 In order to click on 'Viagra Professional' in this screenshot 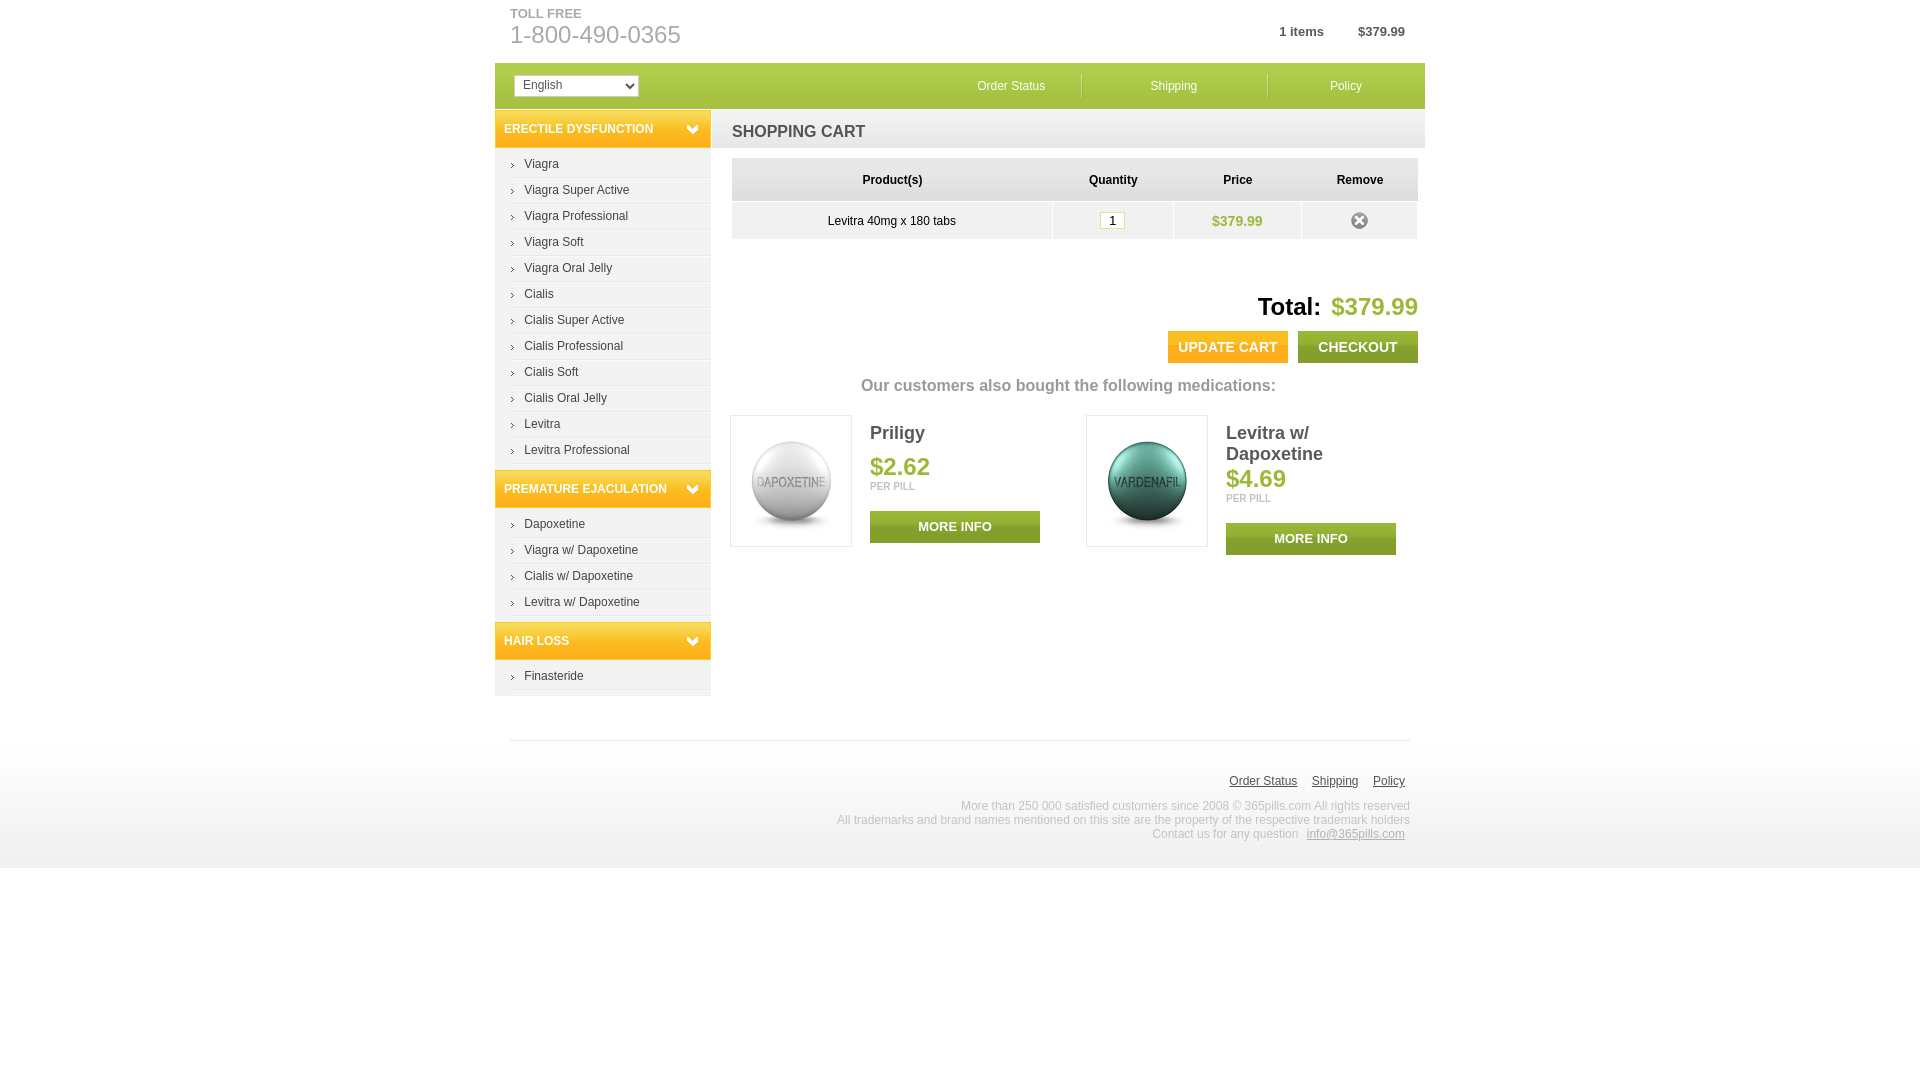, I will do `click(575, 216)`.